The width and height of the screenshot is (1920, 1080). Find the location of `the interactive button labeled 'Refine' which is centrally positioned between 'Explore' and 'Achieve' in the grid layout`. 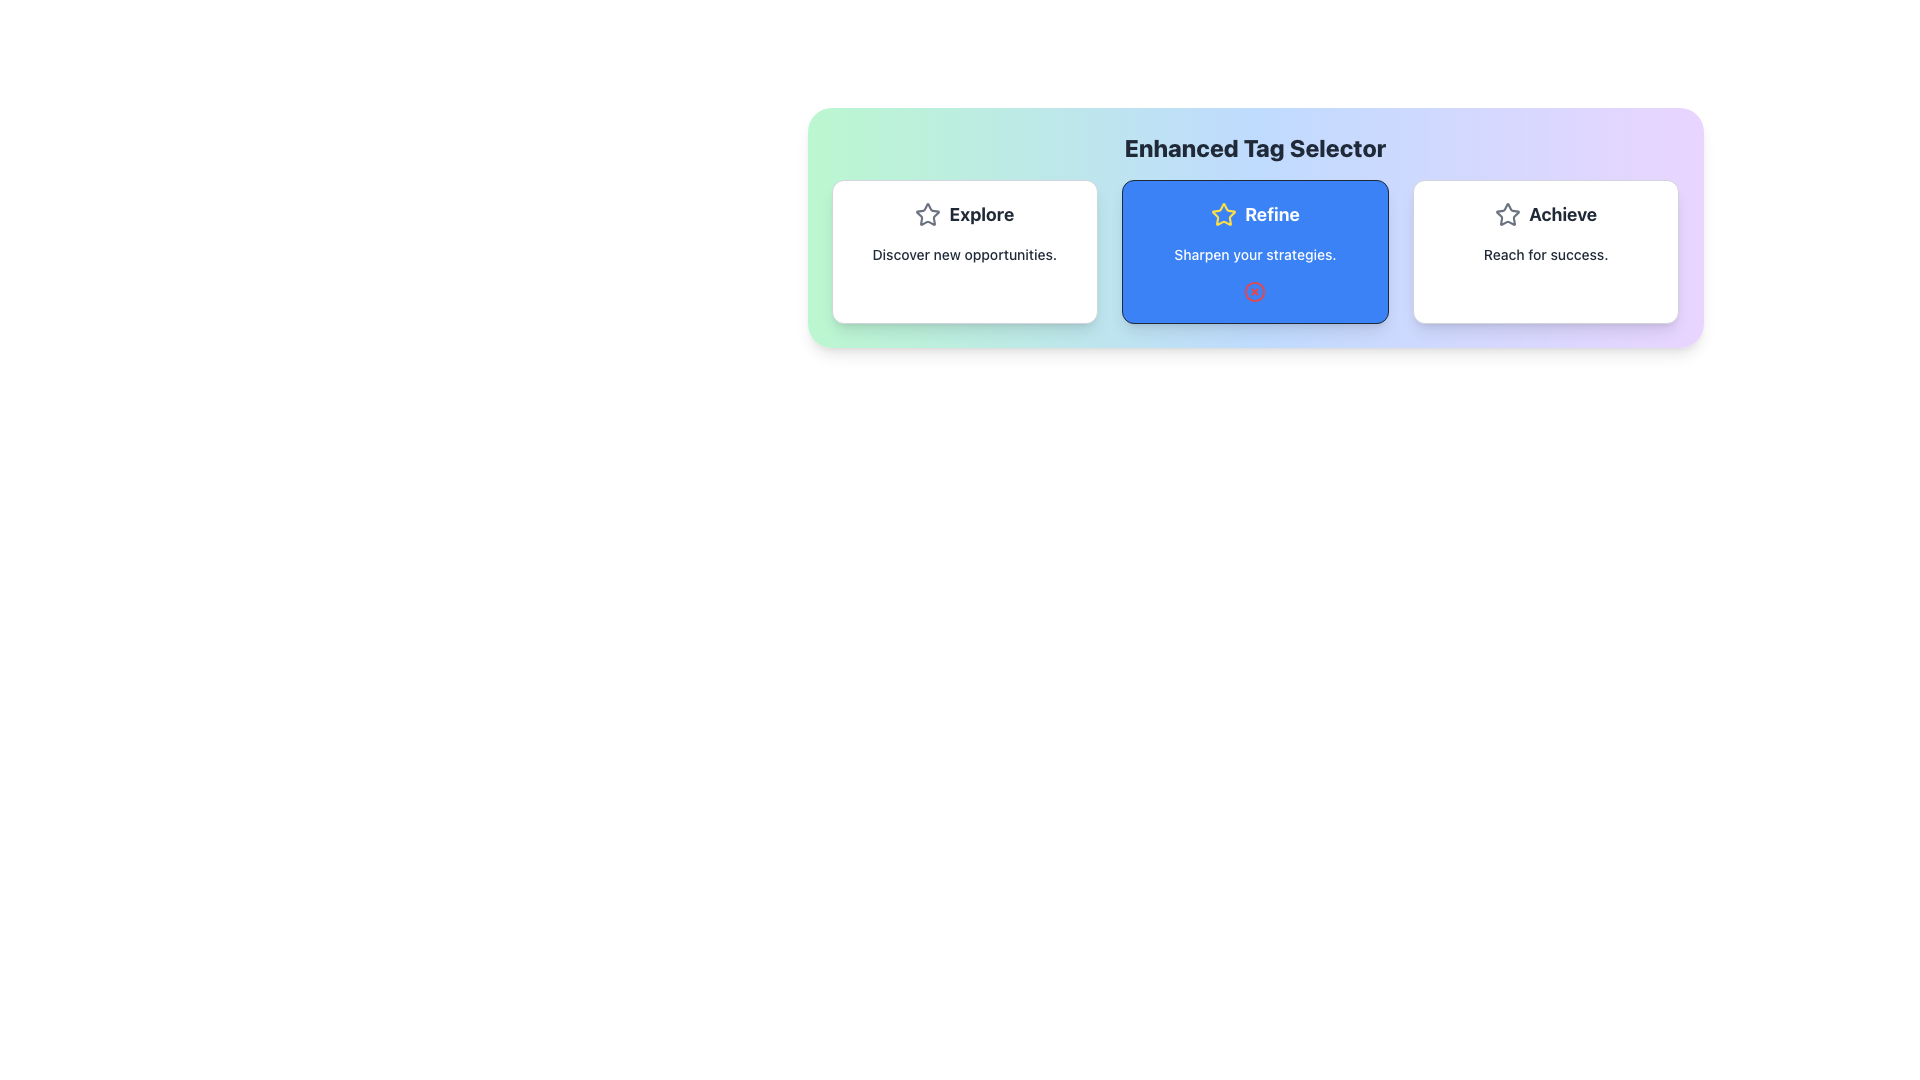

the interactive button labeled 'Refine' which is centrally positioned between 'Explore' and 'Achieve' in the grid layout is located at coordinates (1254, 250).